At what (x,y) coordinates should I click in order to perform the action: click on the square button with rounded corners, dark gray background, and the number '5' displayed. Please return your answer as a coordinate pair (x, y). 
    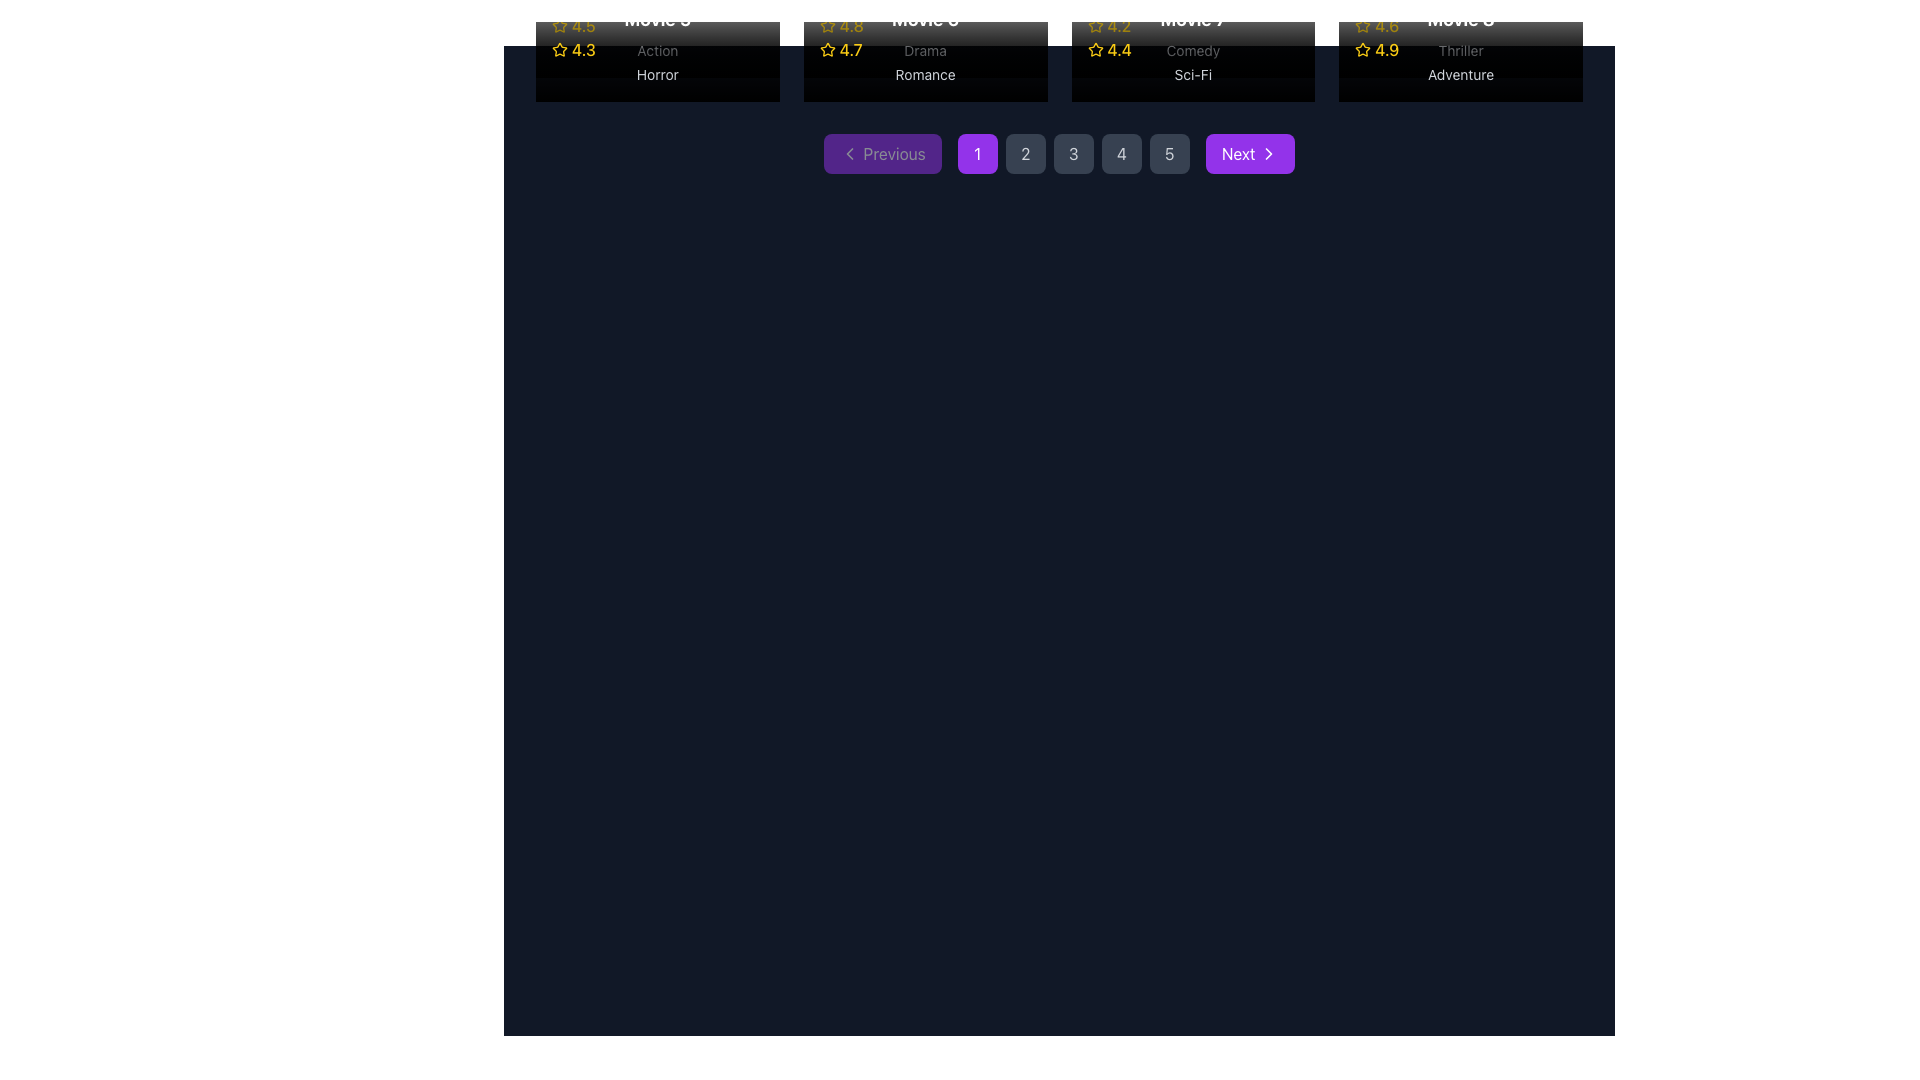
    Looking at the image, I should click on (1169, 153).